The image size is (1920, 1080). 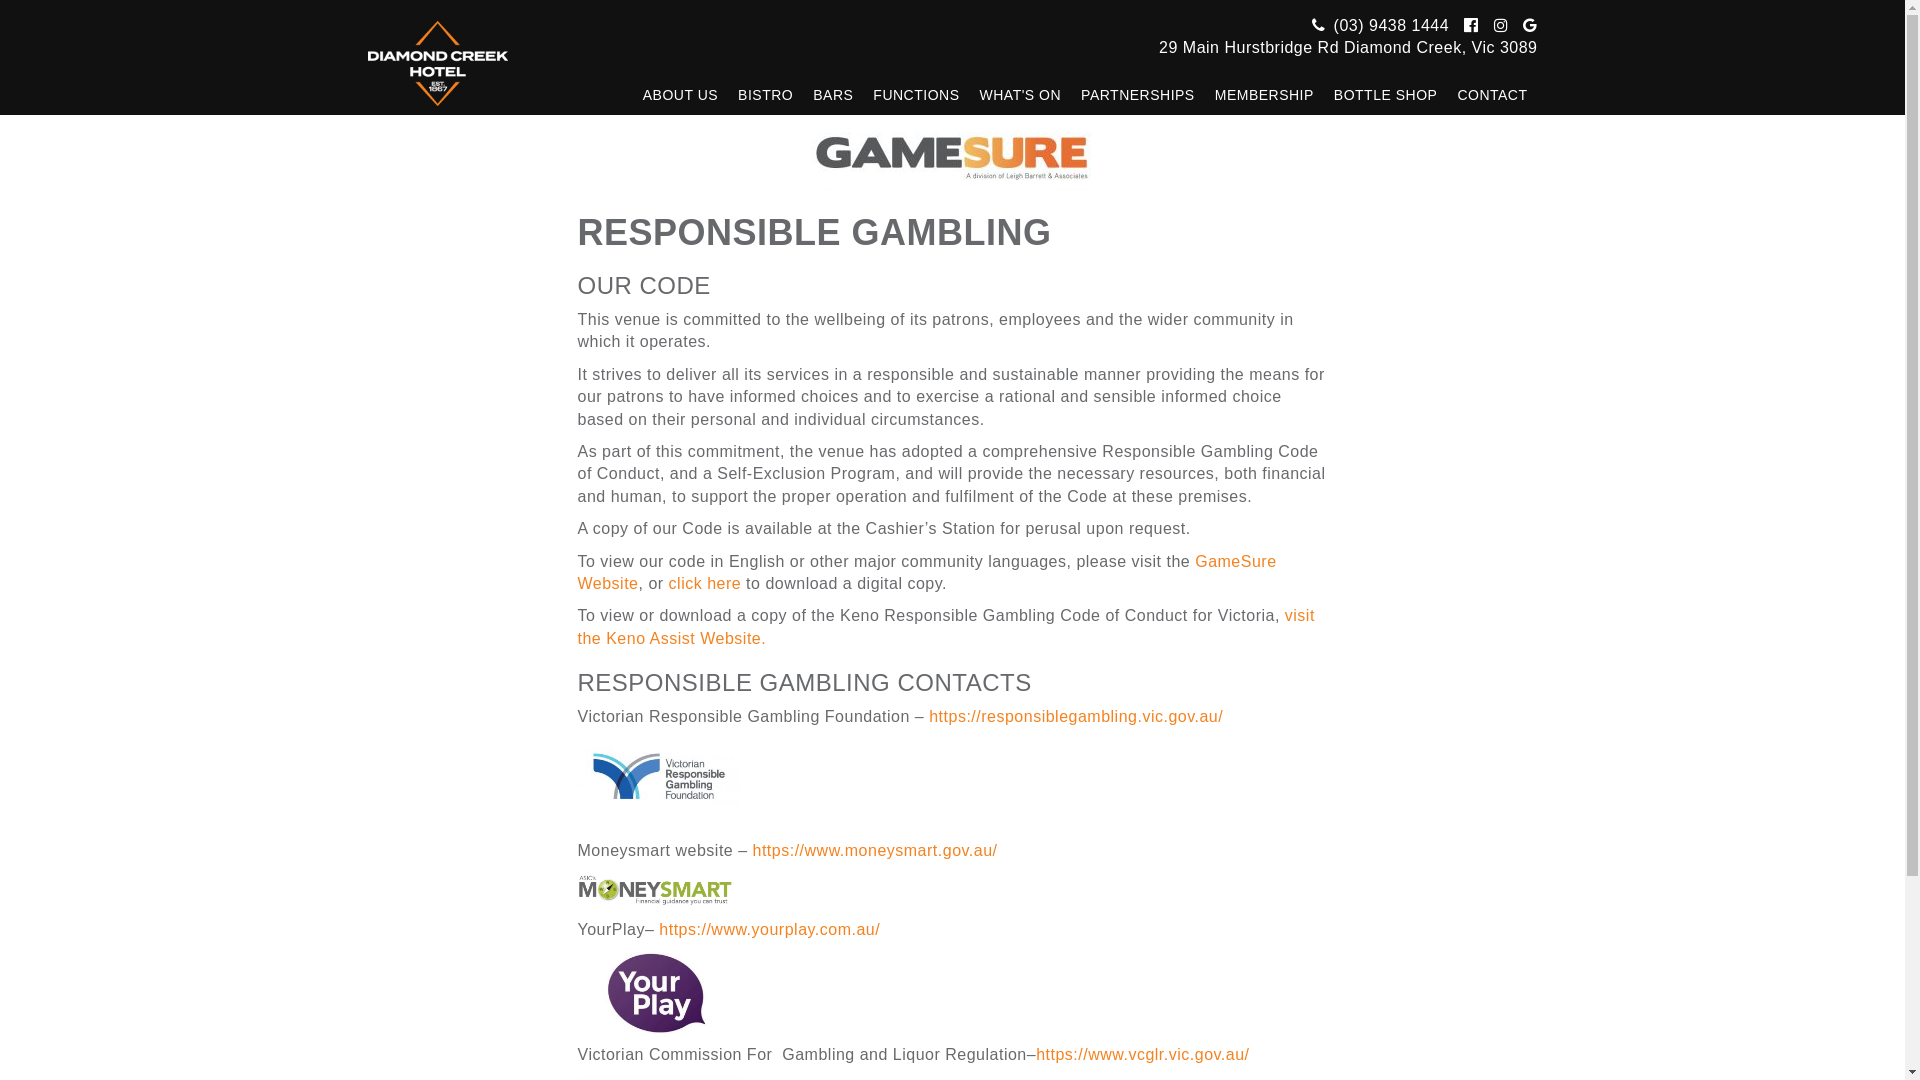 What do you see at coordinates (833, 95) in the screenshot?
I see `'BARS'` at bounding box center [833, 95].